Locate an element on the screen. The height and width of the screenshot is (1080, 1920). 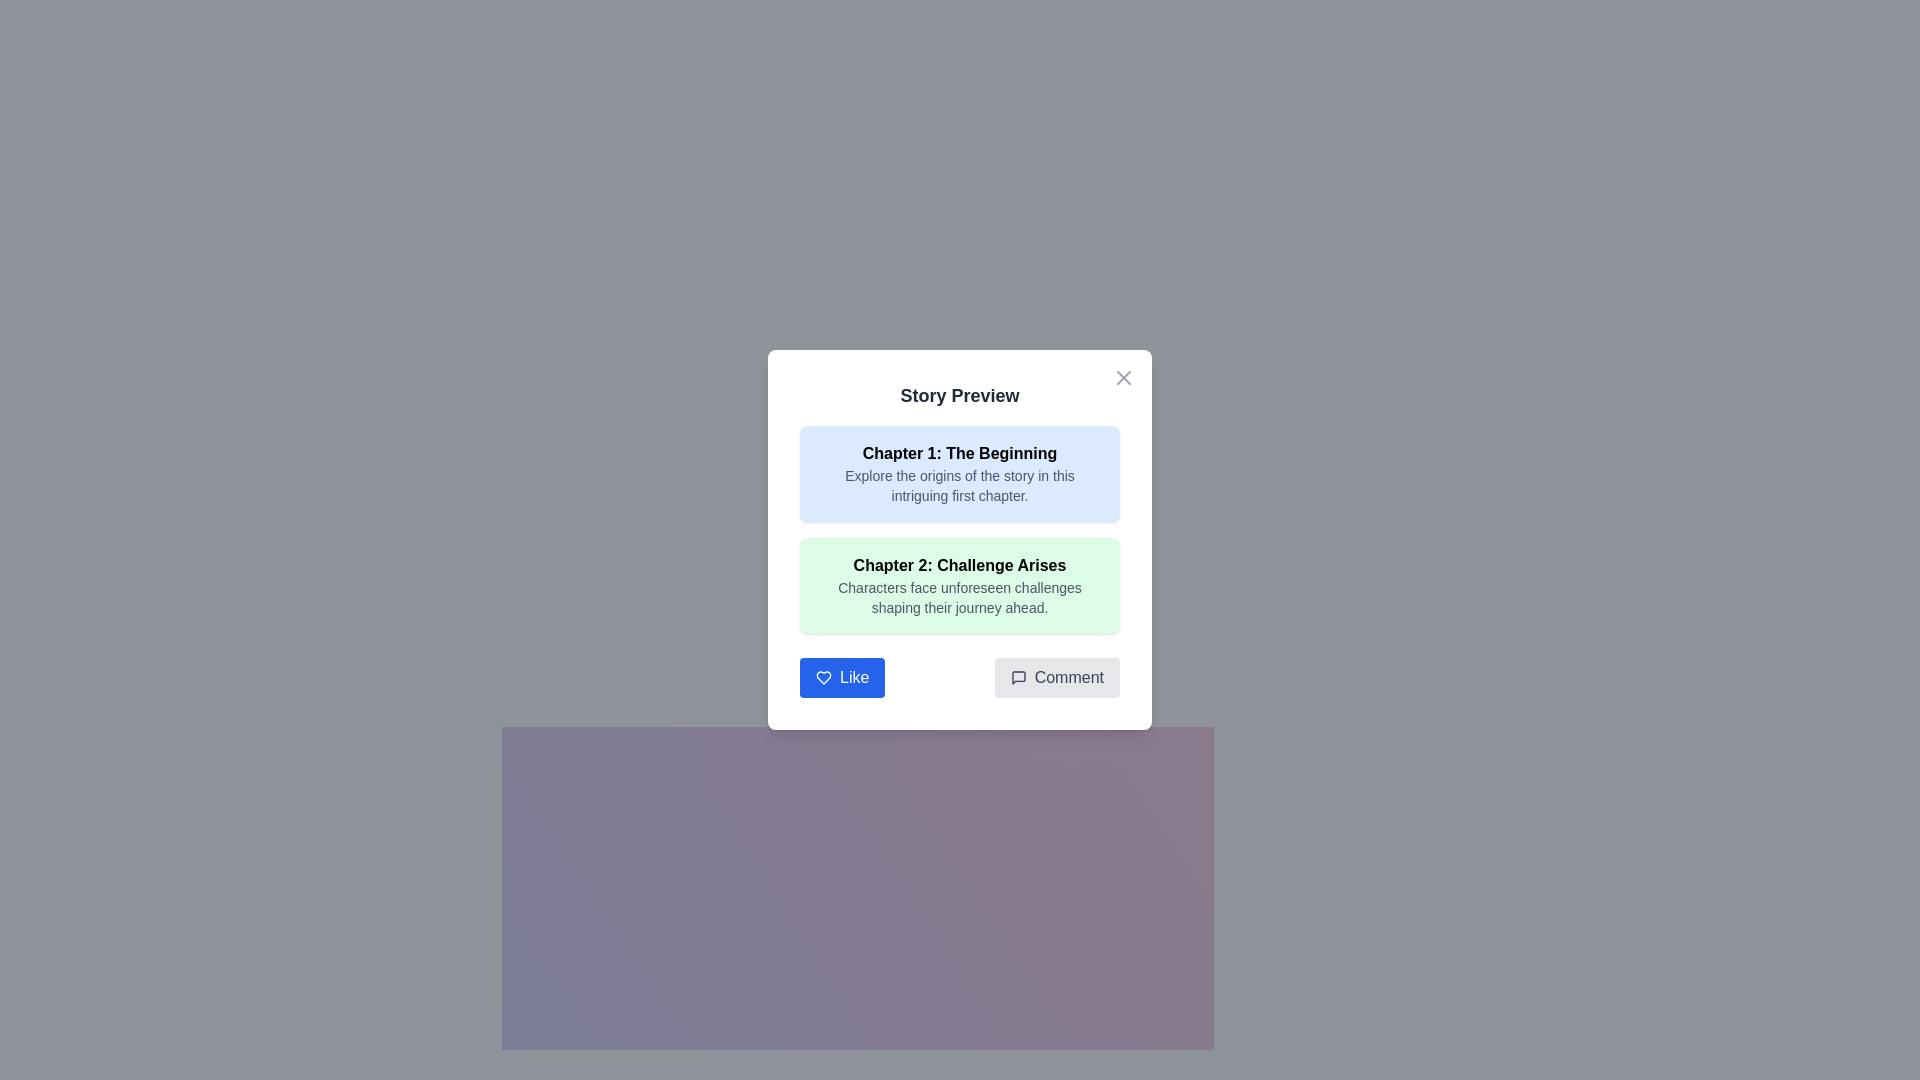
the 'Like' button which features white text on a blue background within the 'Story Preview' pop-up interface is located at coordinates (854, 677).